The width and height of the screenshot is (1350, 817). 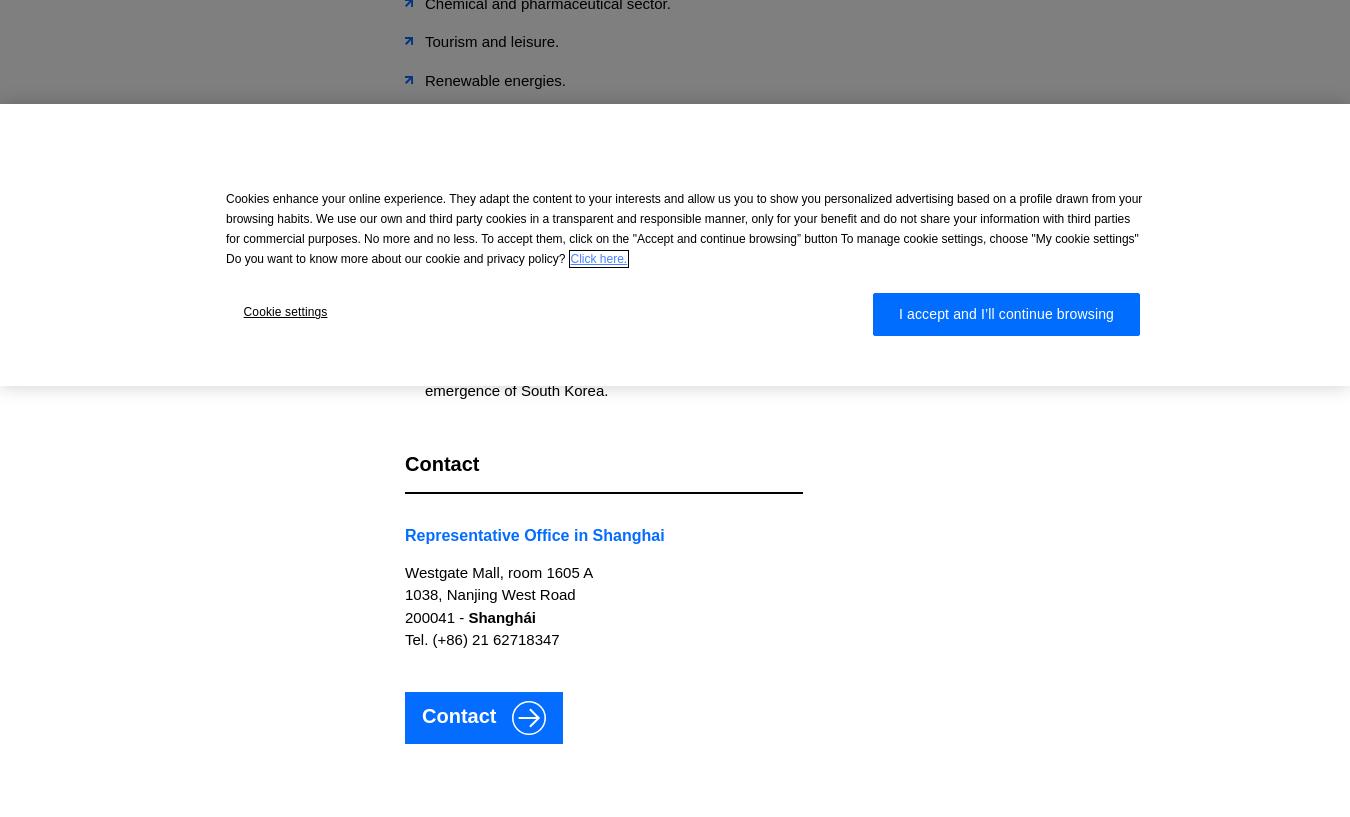 I want to click on '1038, Nanjing West Road', so click(x=489, y=594).